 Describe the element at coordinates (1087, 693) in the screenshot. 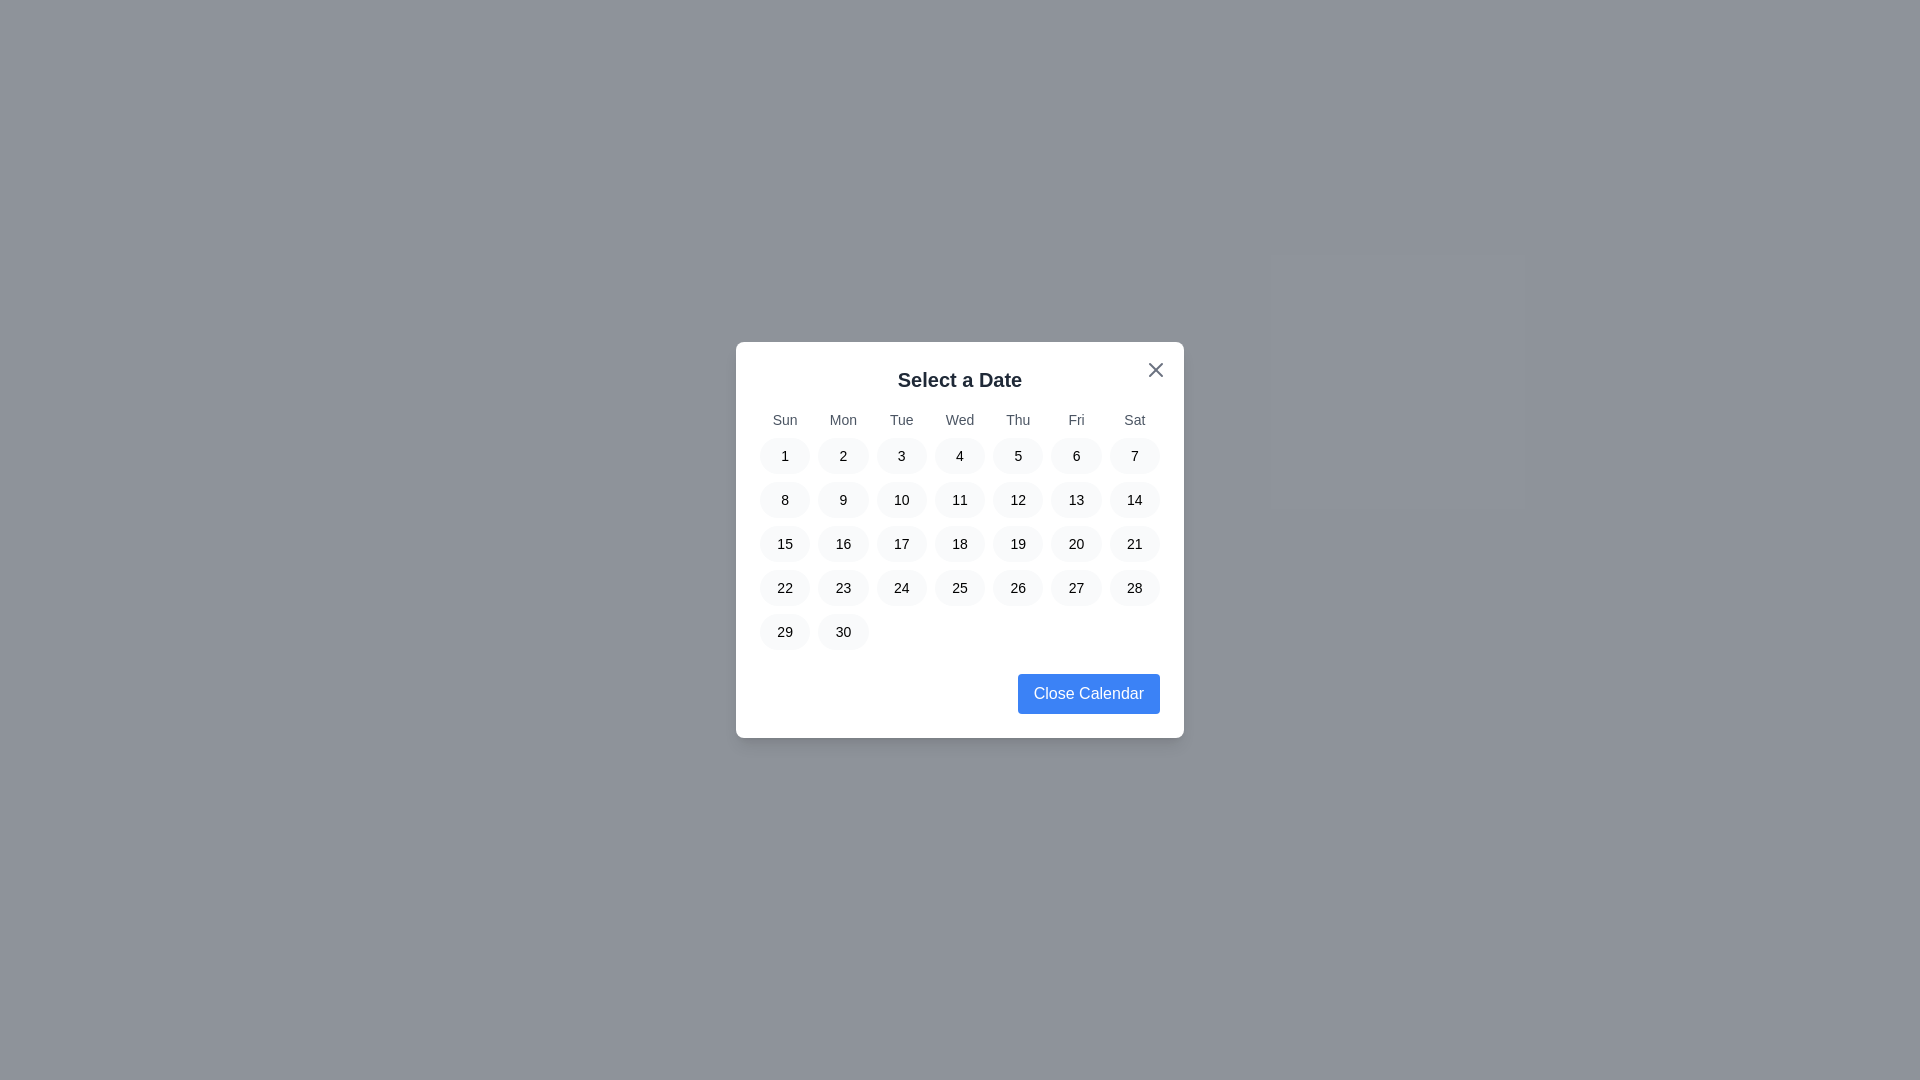

I see `the 'Close Calendar' button to close the calendar dialog` at that location.